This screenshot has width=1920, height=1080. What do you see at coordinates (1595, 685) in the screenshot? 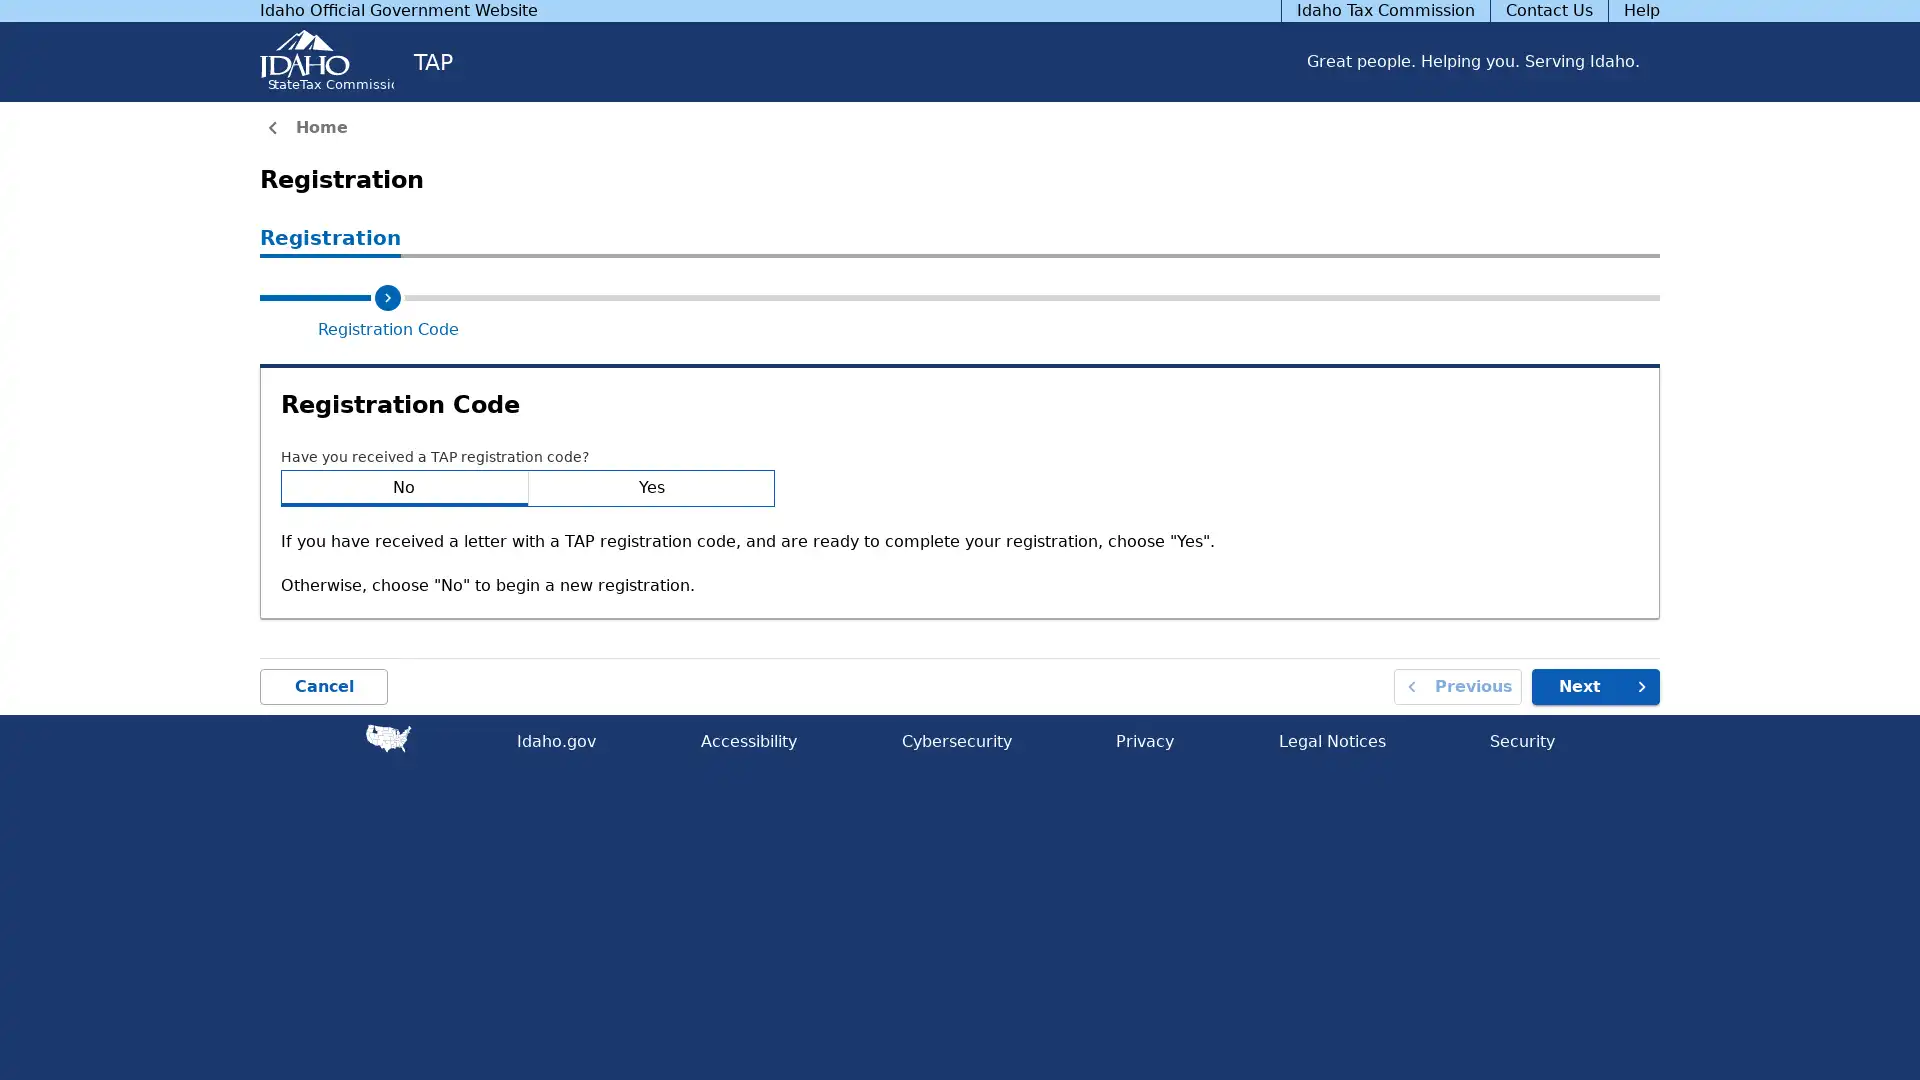
I see `Next` at bounding box center [1595, 685].